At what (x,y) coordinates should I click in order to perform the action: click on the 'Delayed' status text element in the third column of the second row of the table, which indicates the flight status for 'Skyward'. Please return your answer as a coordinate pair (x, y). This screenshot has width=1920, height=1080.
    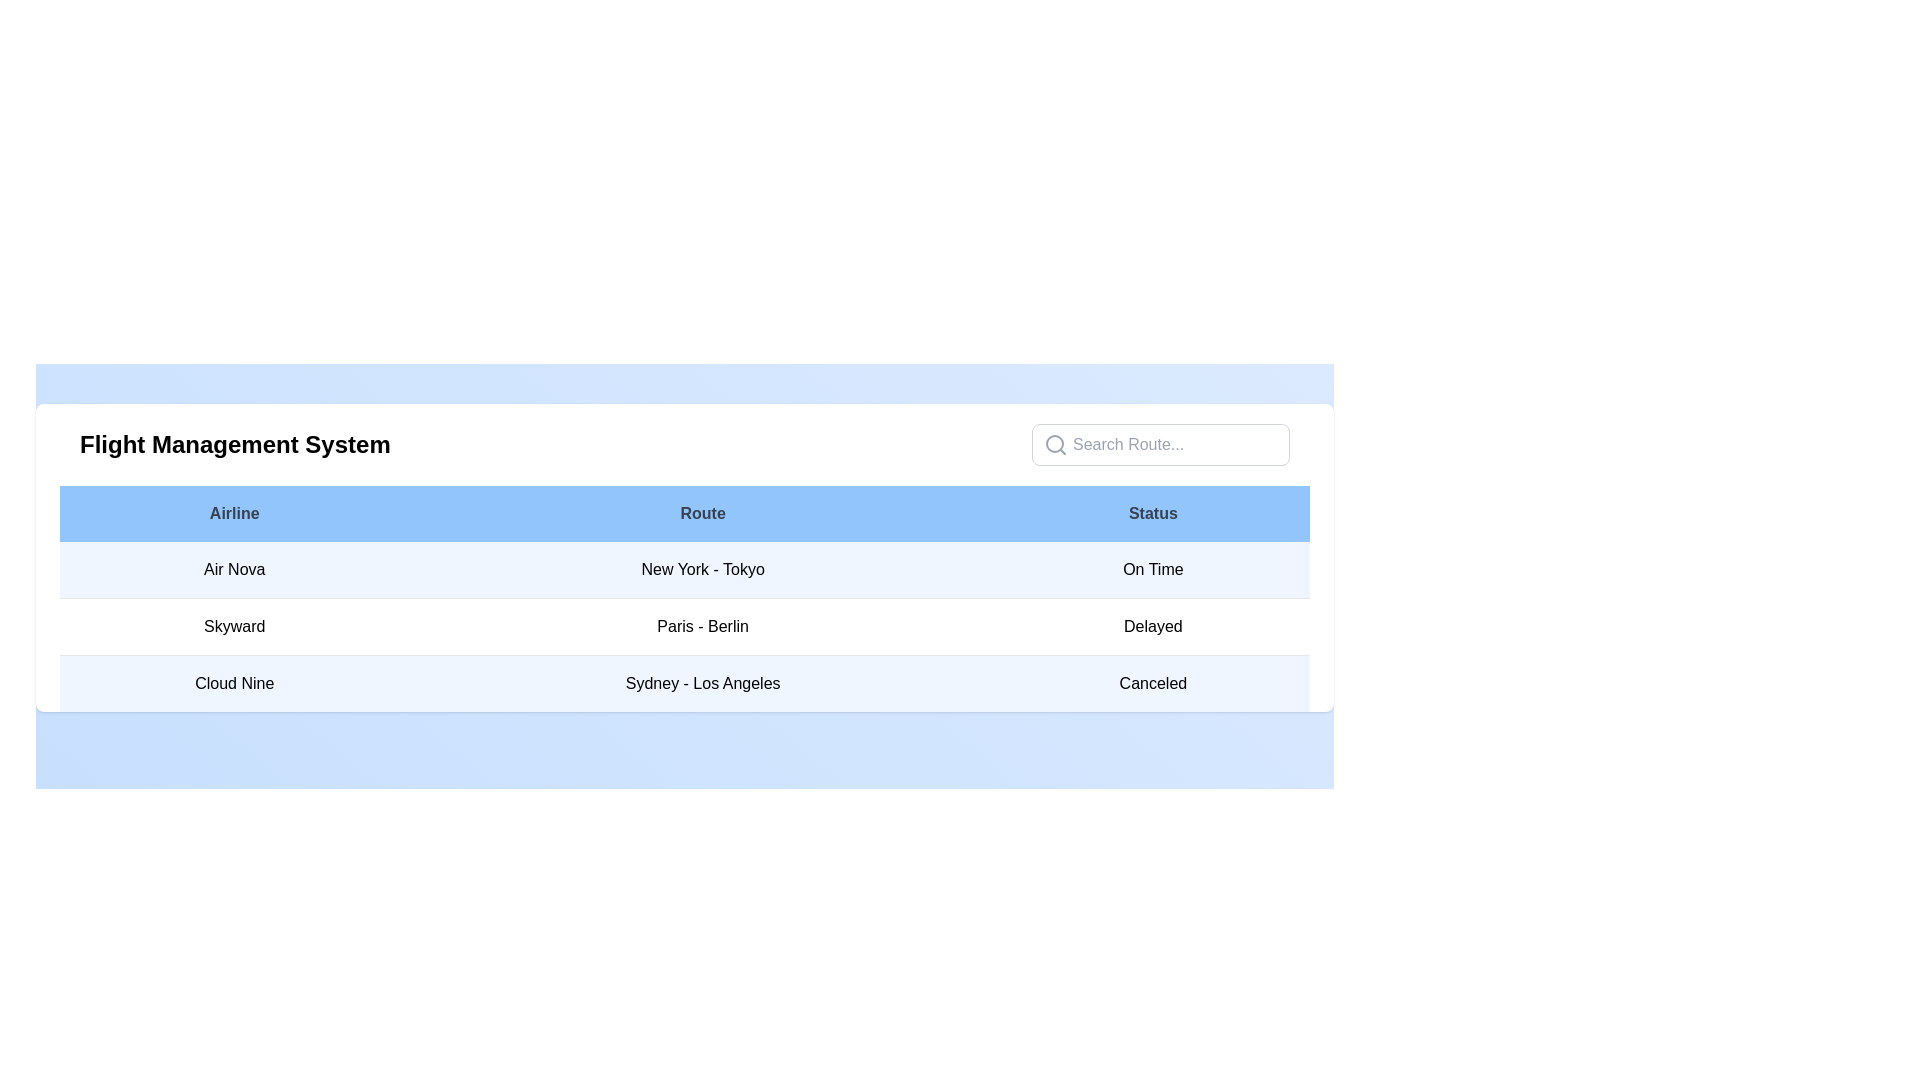
    Looking at the image, I should click on (1153, 626).